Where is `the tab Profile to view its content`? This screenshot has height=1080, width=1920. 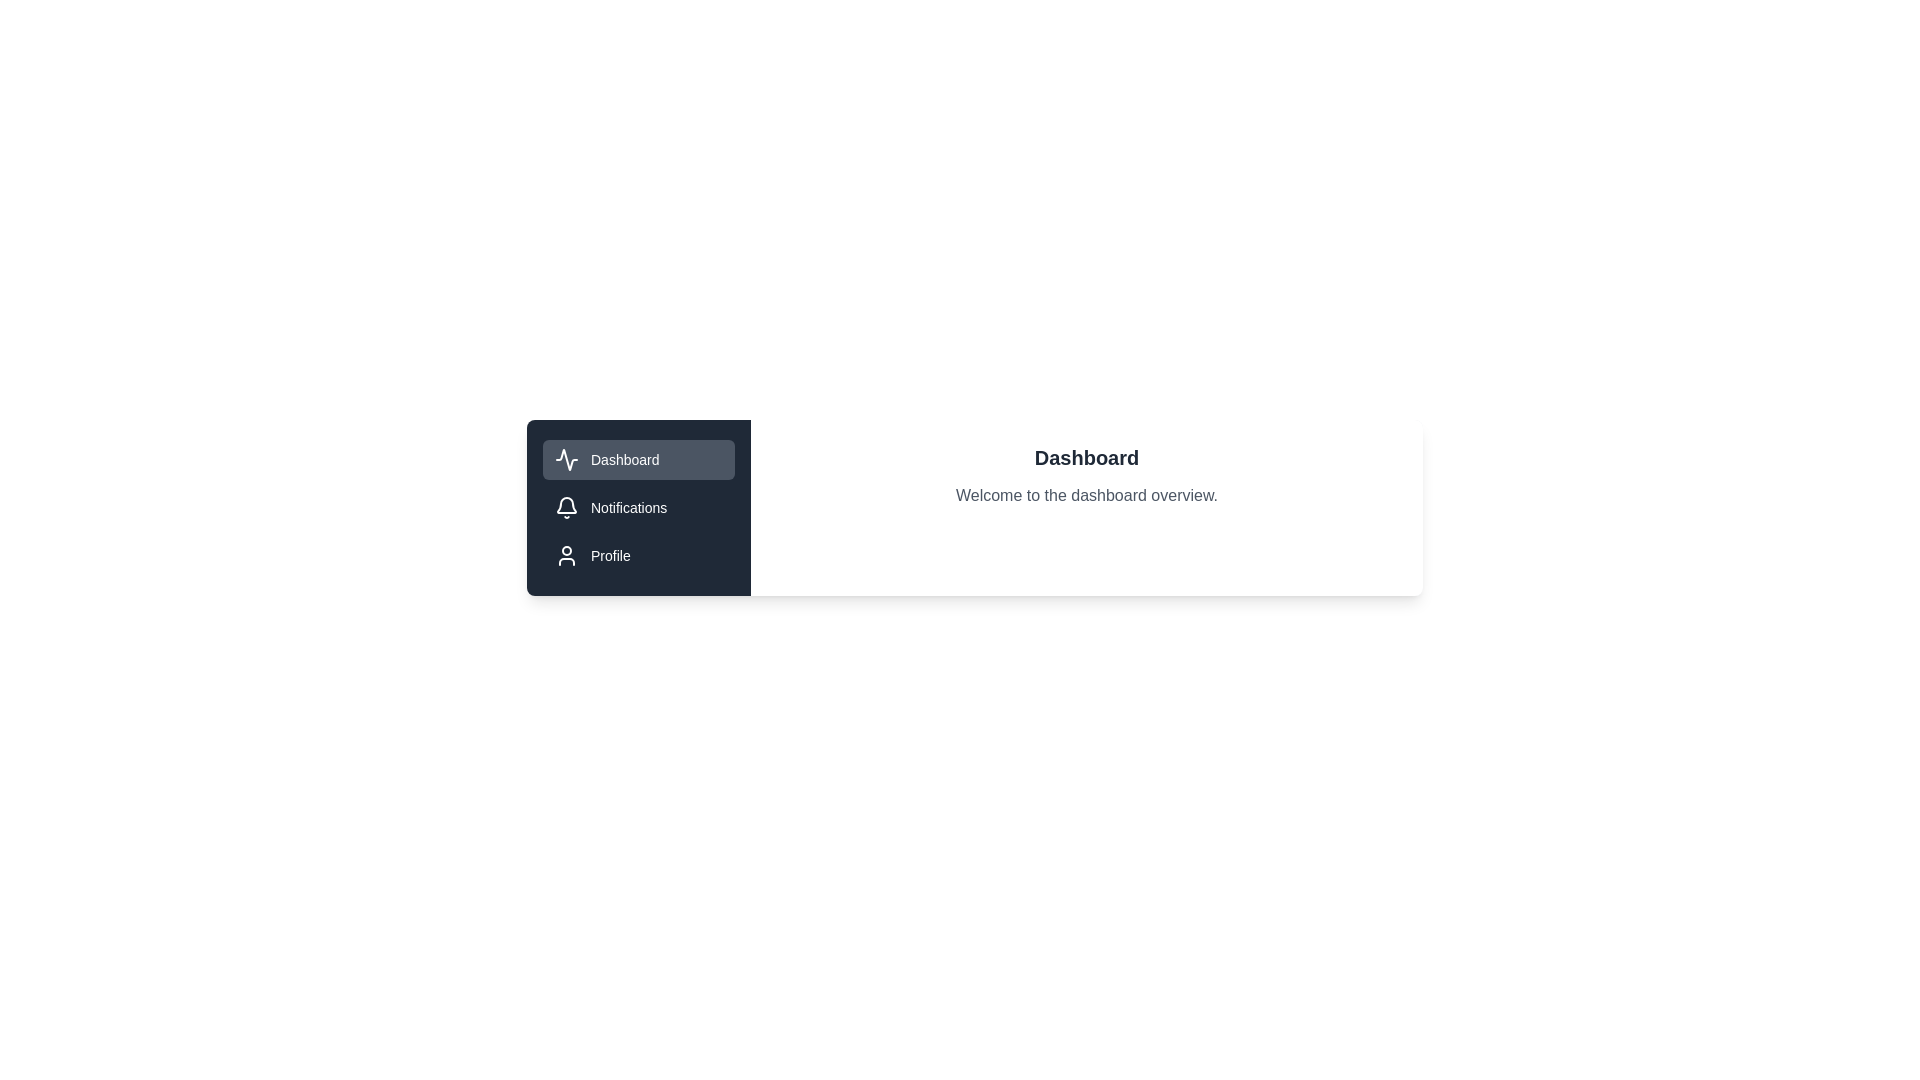 the tab Profile to view its content is located at coordinates (637, 555).